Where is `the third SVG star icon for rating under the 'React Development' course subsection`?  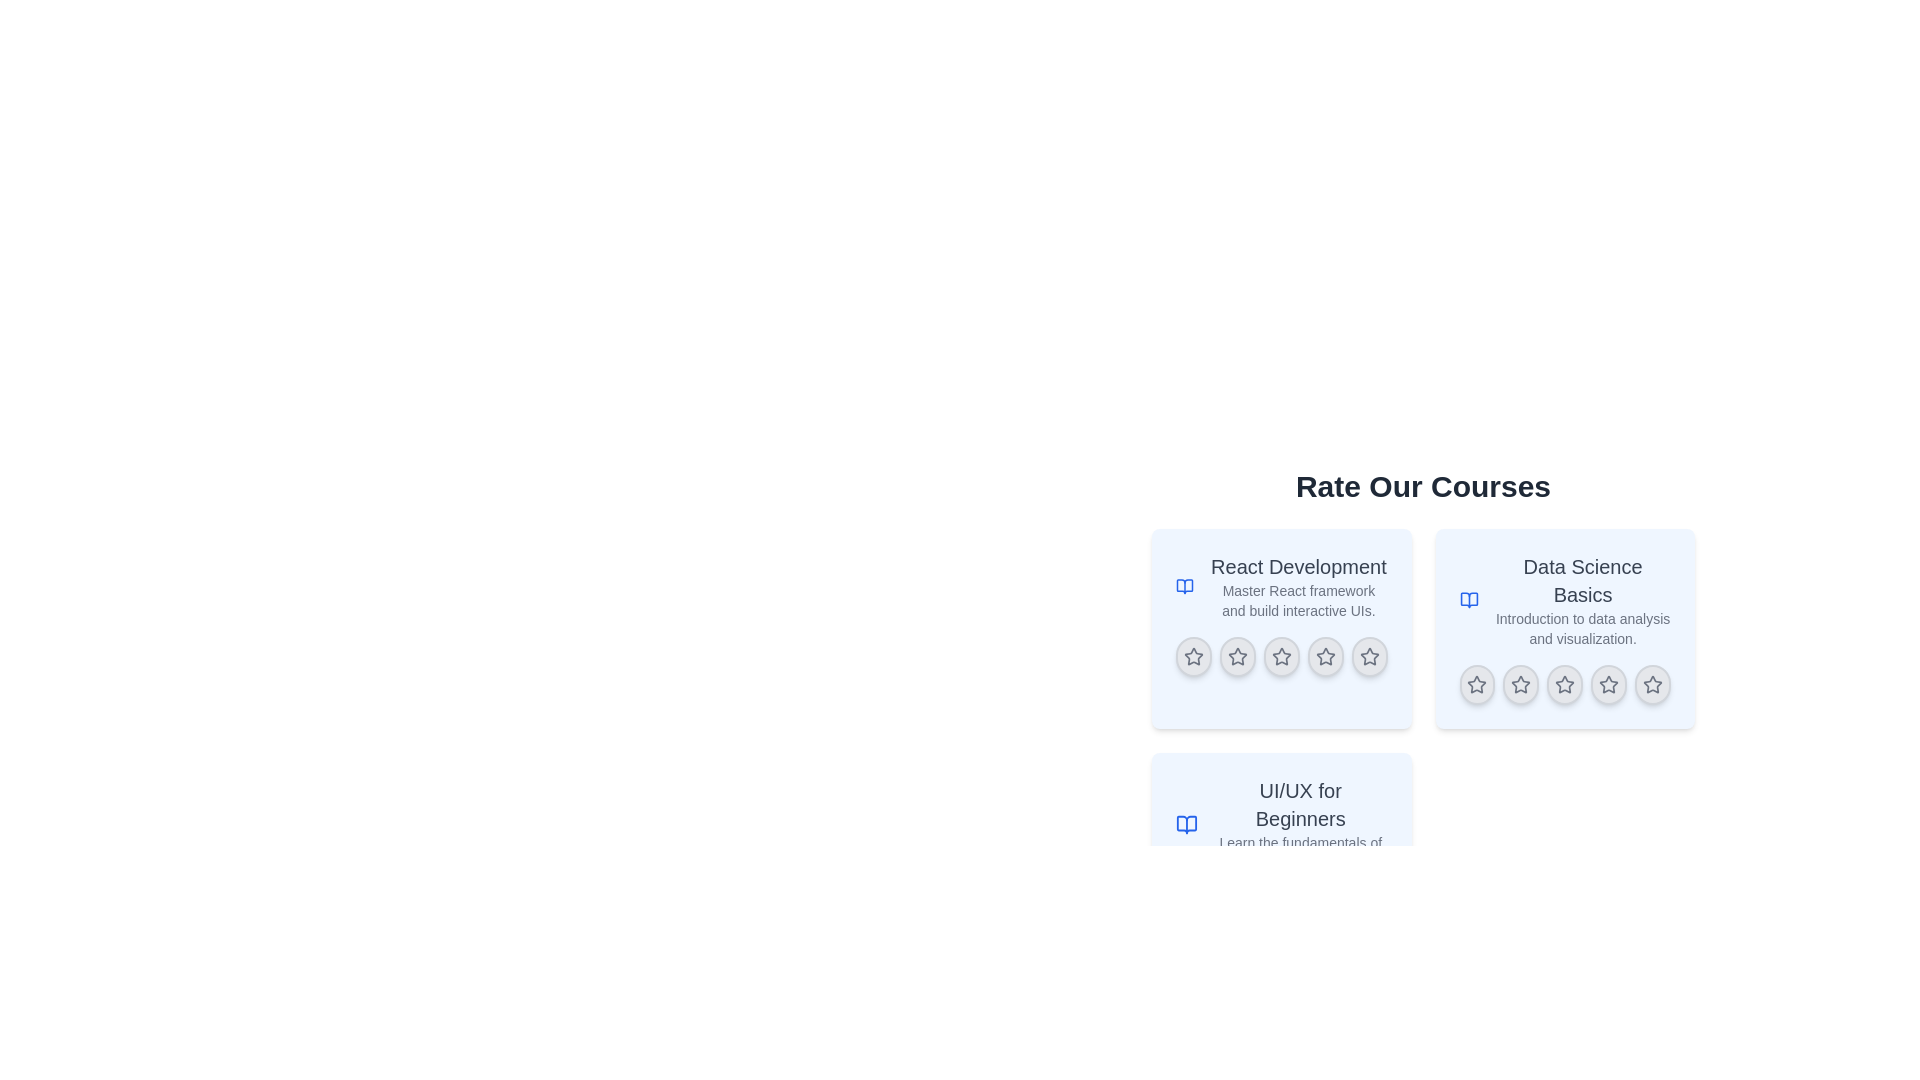
the third SVG star icon for rating under the 'React Development' course subsection is located at coordinates (1236, 656).